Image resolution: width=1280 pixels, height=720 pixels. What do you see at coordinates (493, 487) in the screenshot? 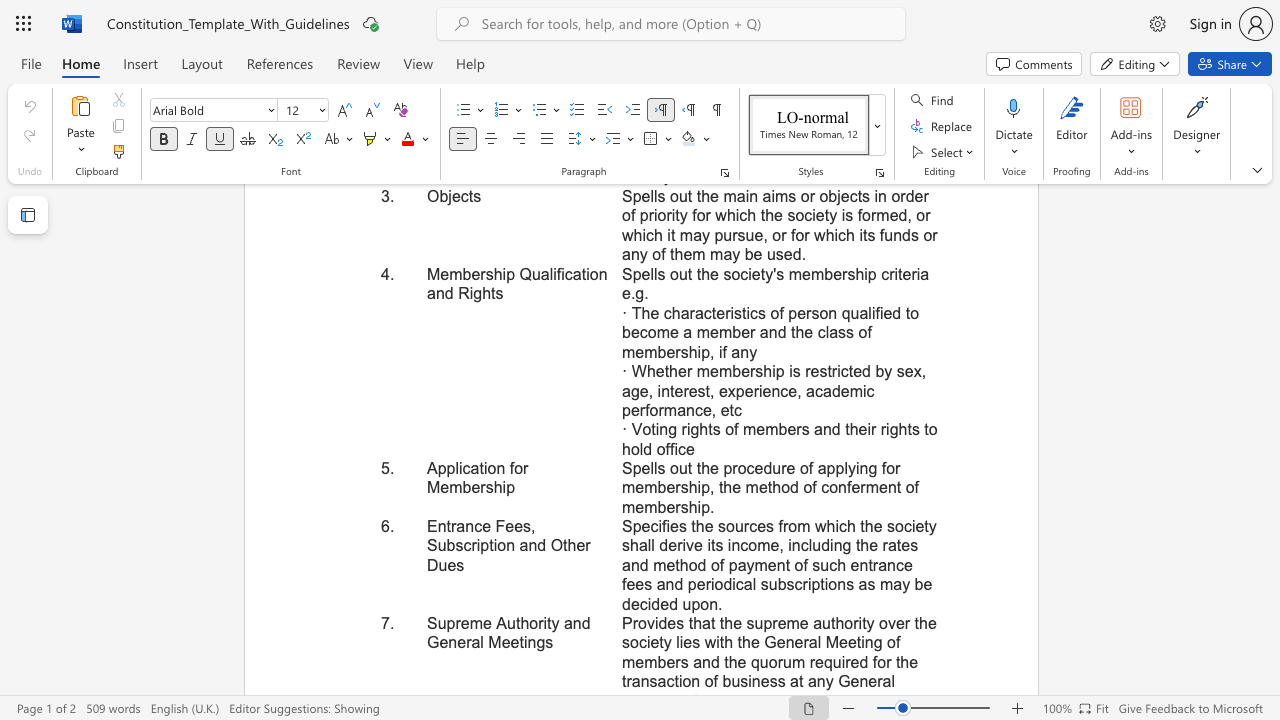
I see `the subset text "hi" within the text "Application for Membership"` at bounding box center [493, 487].